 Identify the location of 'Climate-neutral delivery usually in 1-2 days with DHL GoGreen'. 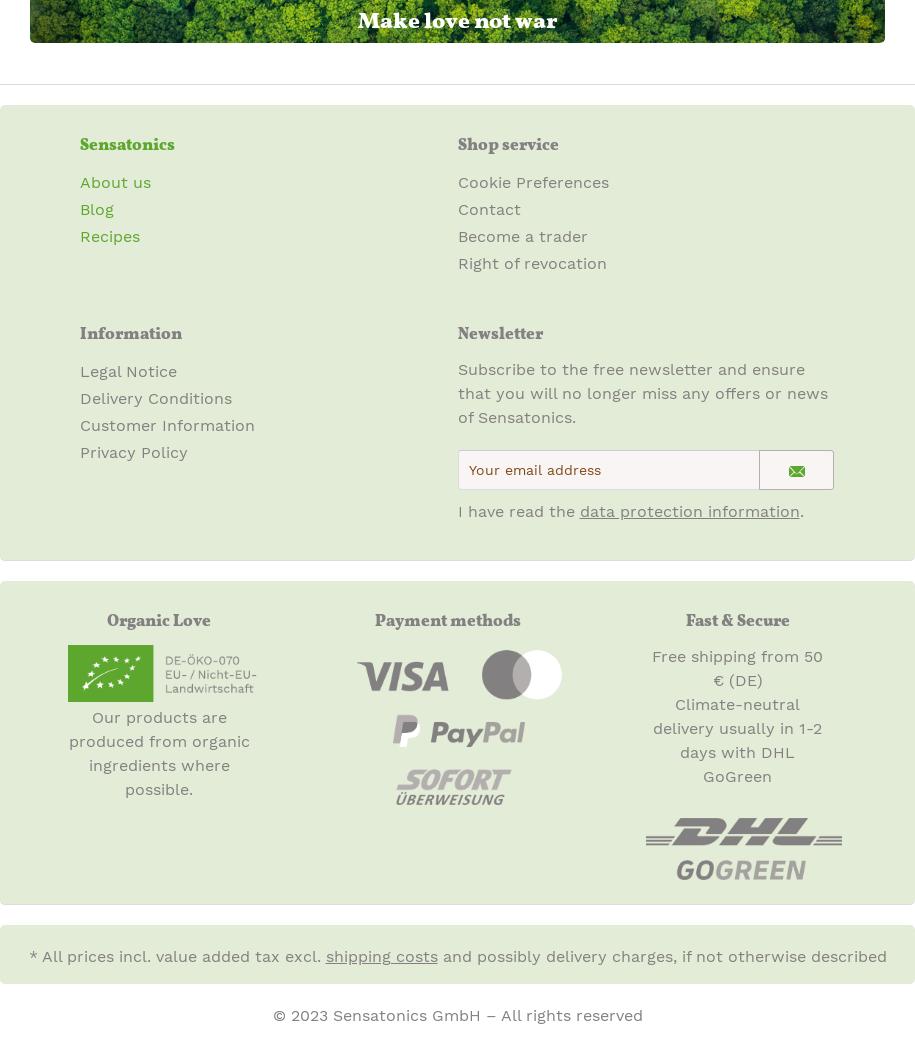
(737, 738).